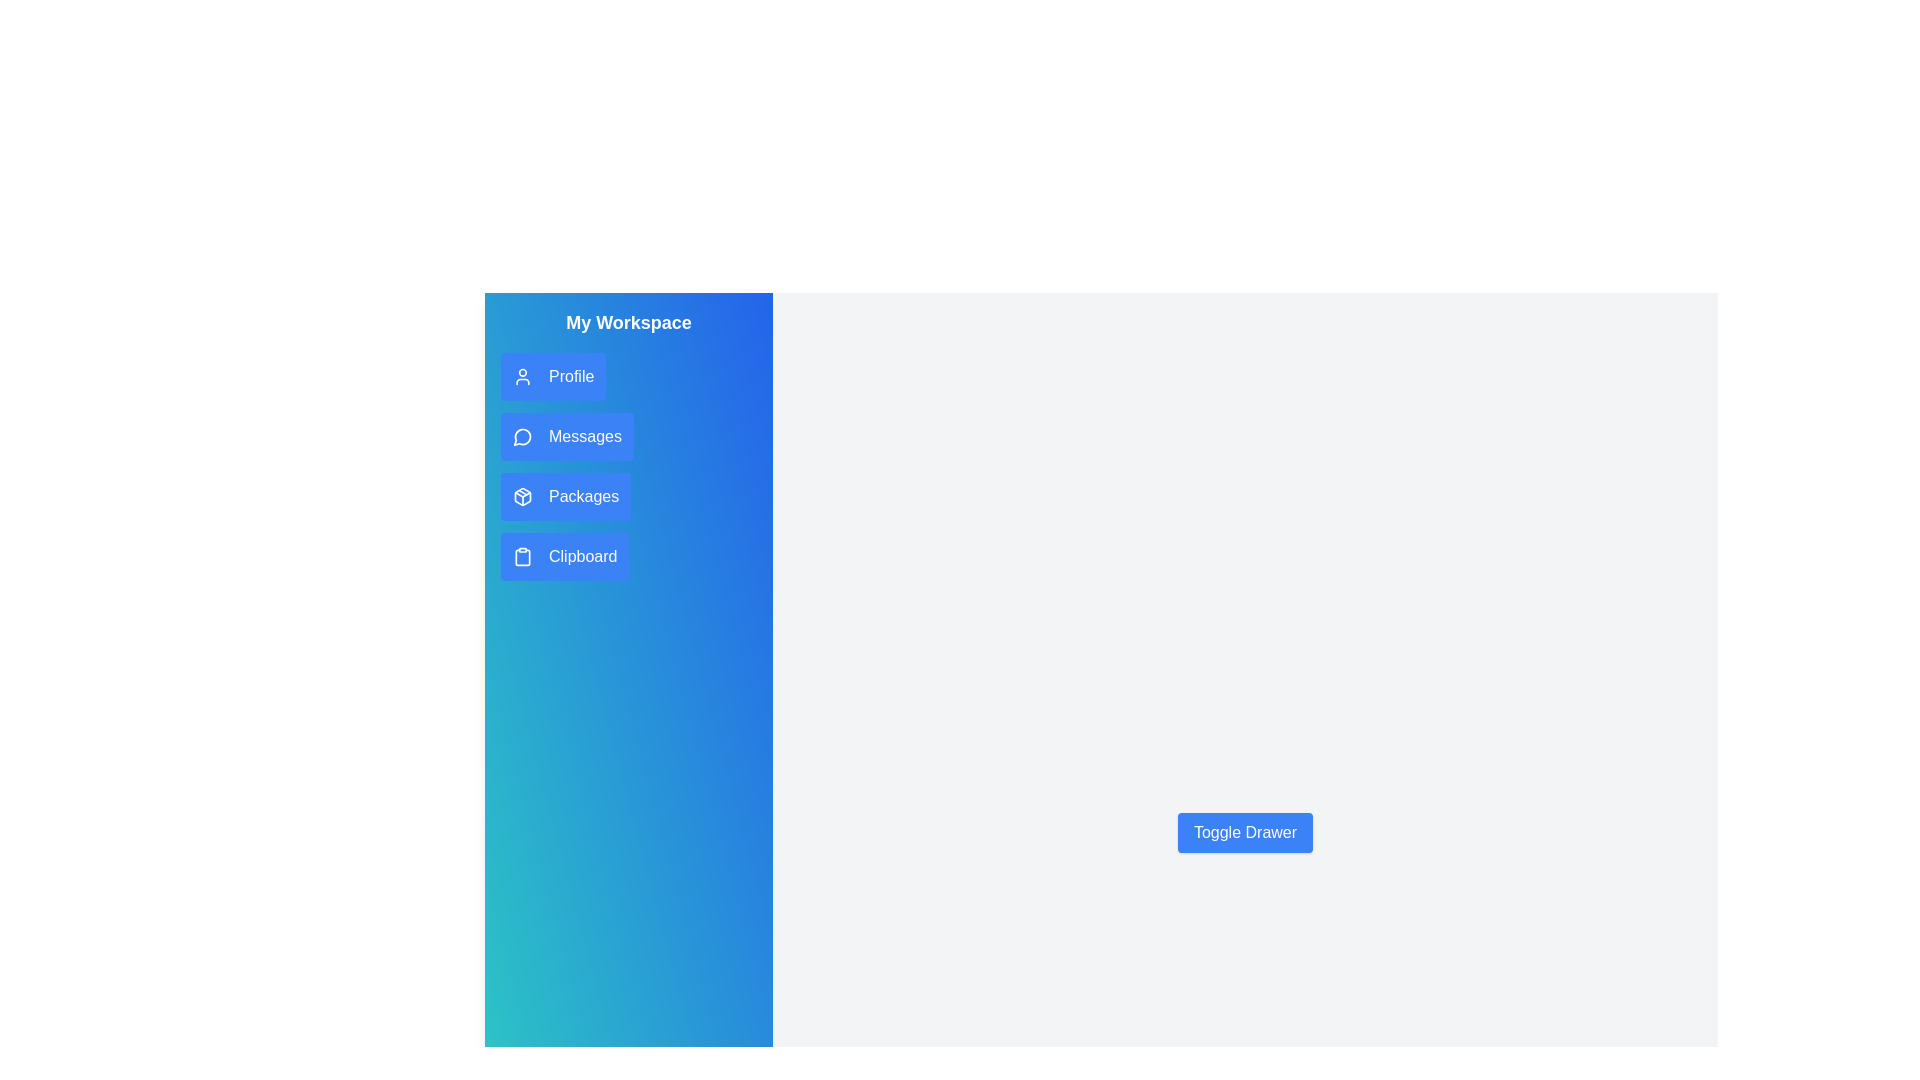 The height and width of the screenshot is (1080, 1920). Describe the element at coordinates (1244, 833) in the screenshot. I see `'Toggle Drawer' button to toggle the drawer visibility` at that location.